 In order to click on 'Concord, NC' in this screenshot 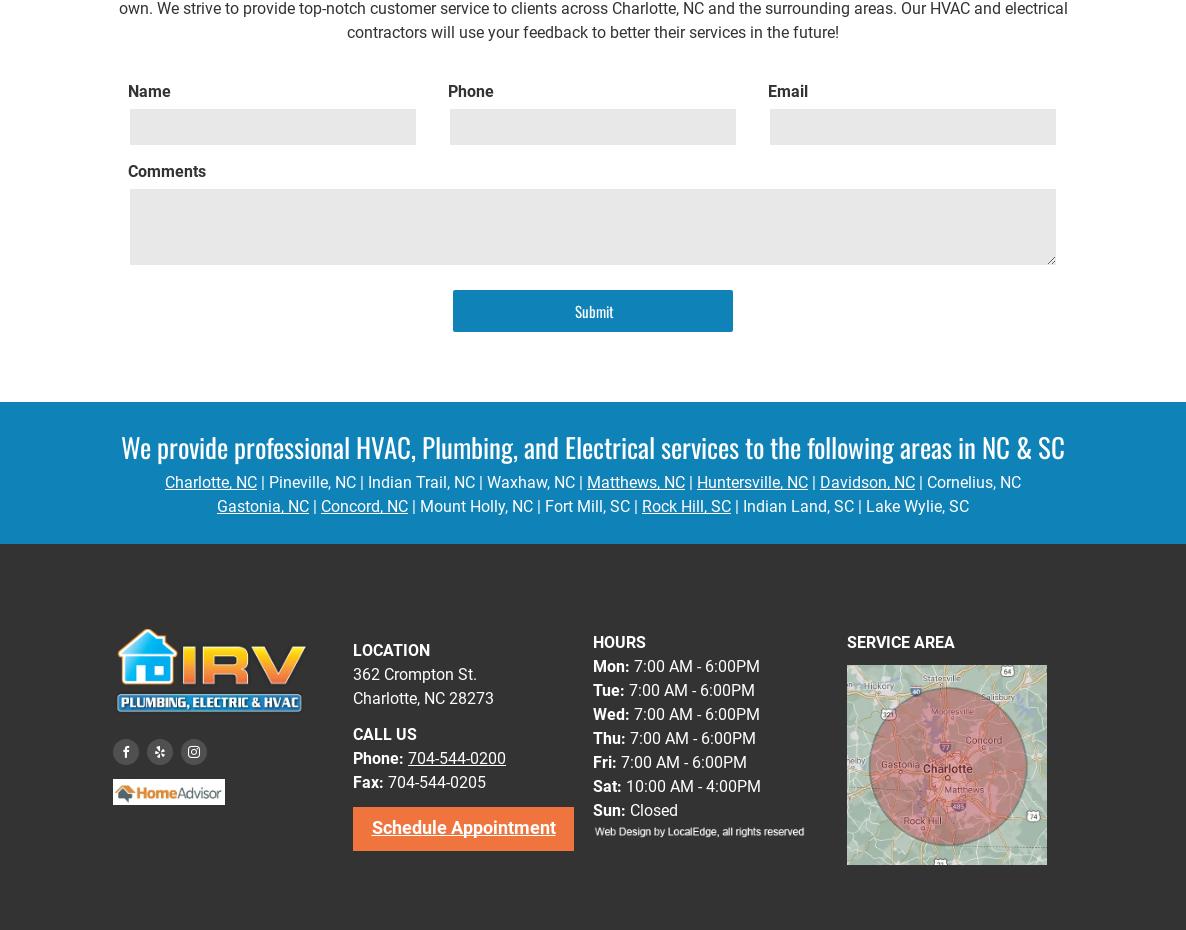, I will do `click(363, 505)`.